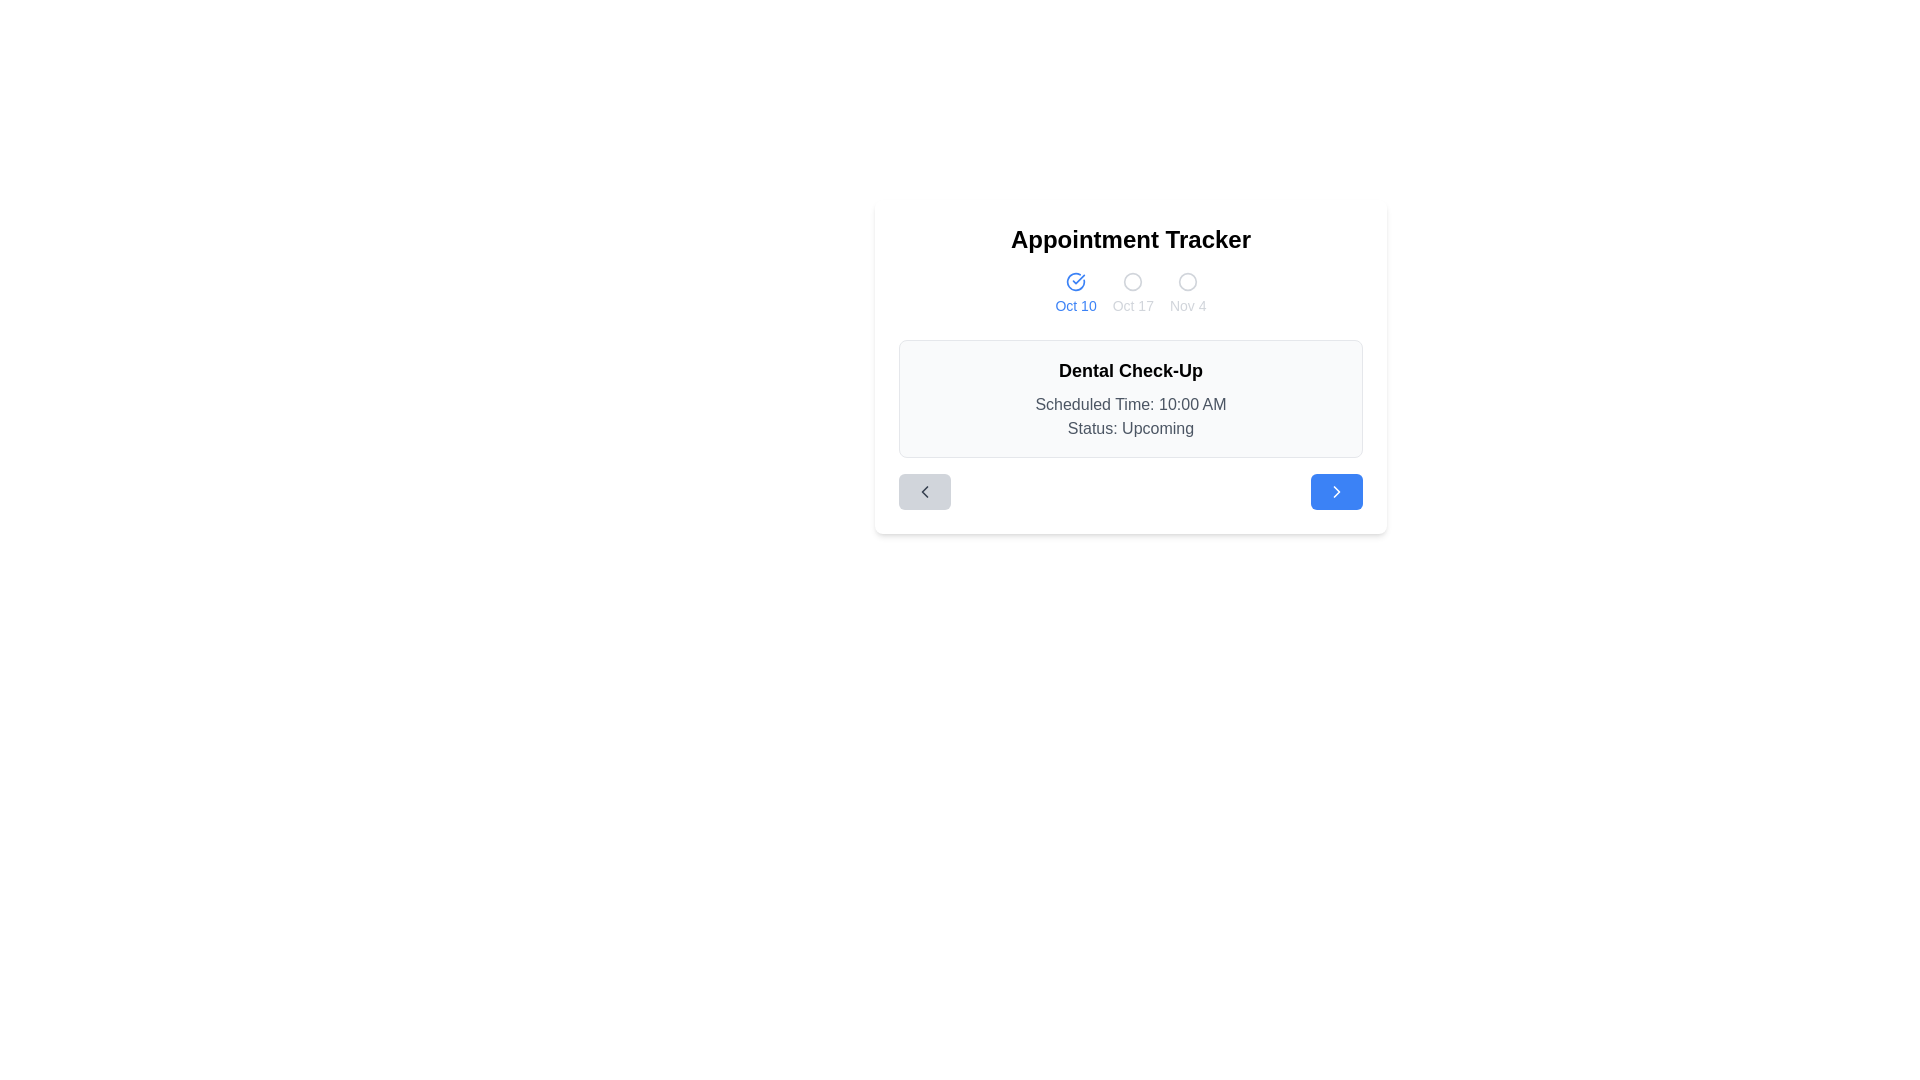  Describe the element at coordinates (1133, 281) in the screenshot. I see `the decorative circle used as a visual indicator for date selection within the SVG graphic, positioned near the top center of the display` at that location.